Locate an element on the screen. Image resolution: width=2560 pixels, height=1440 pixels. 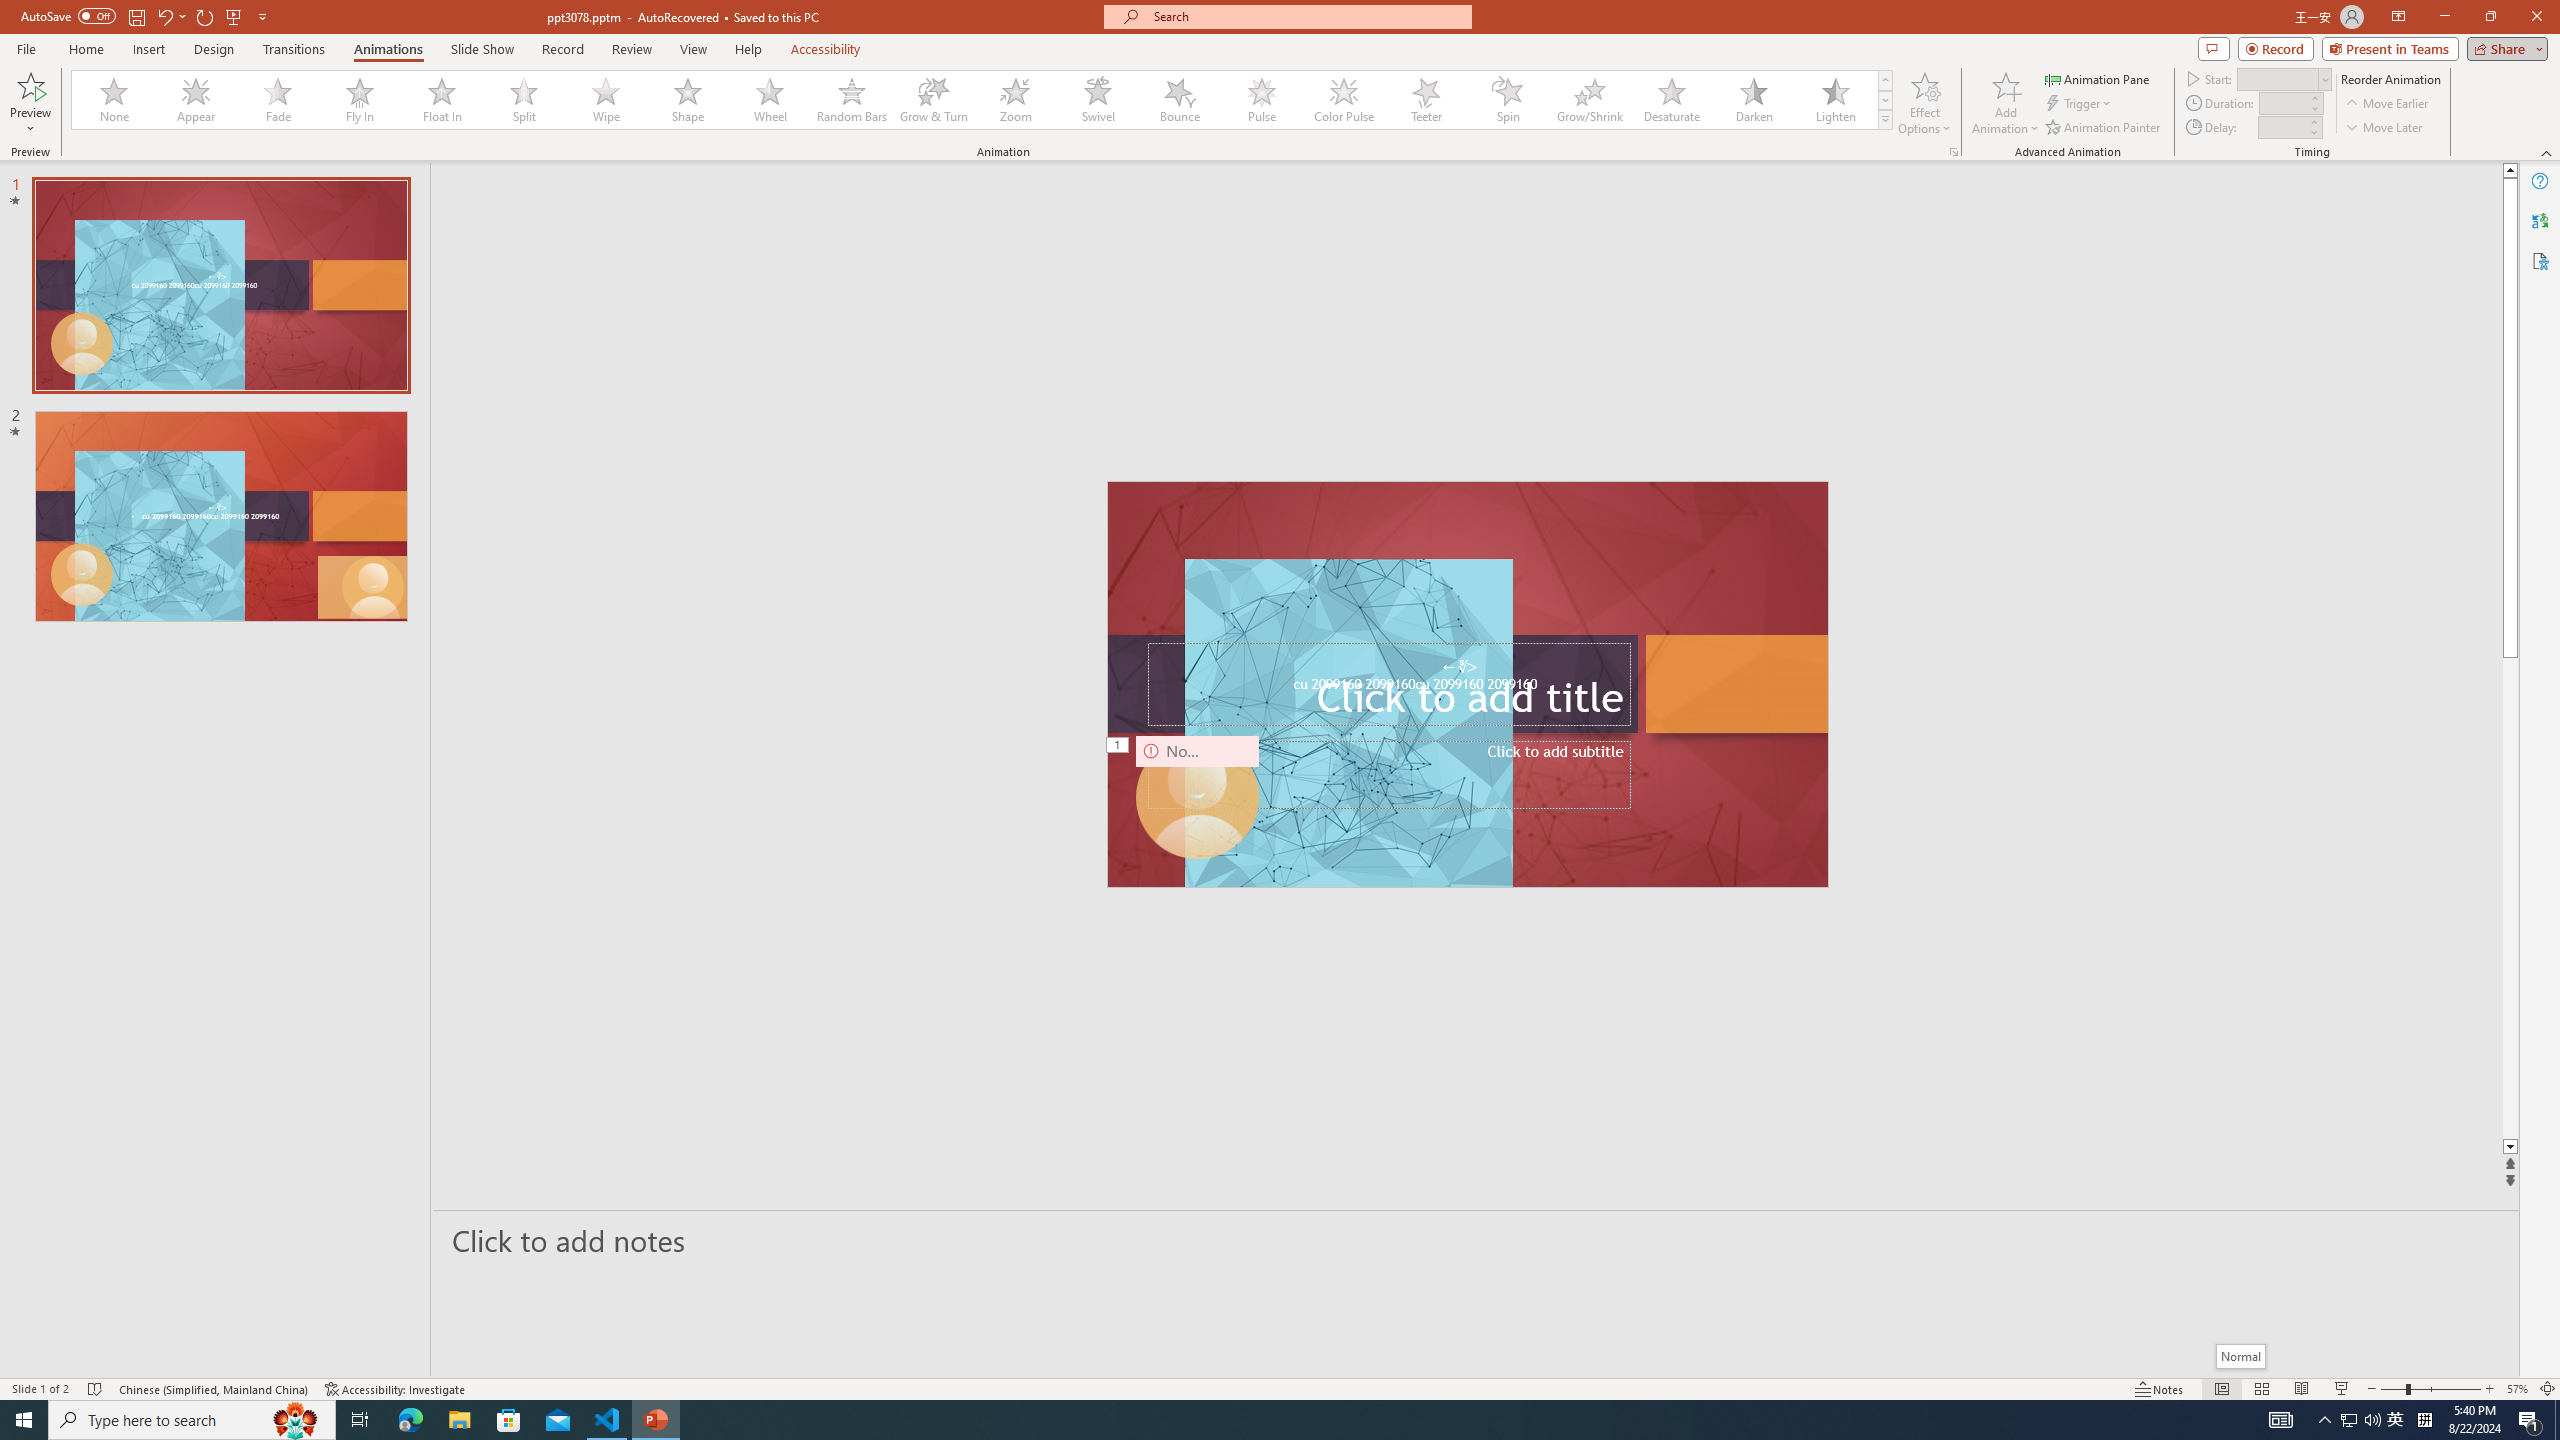
'Animation, sequence 1, on Camera 9' is located at coordinates (1117, 746).